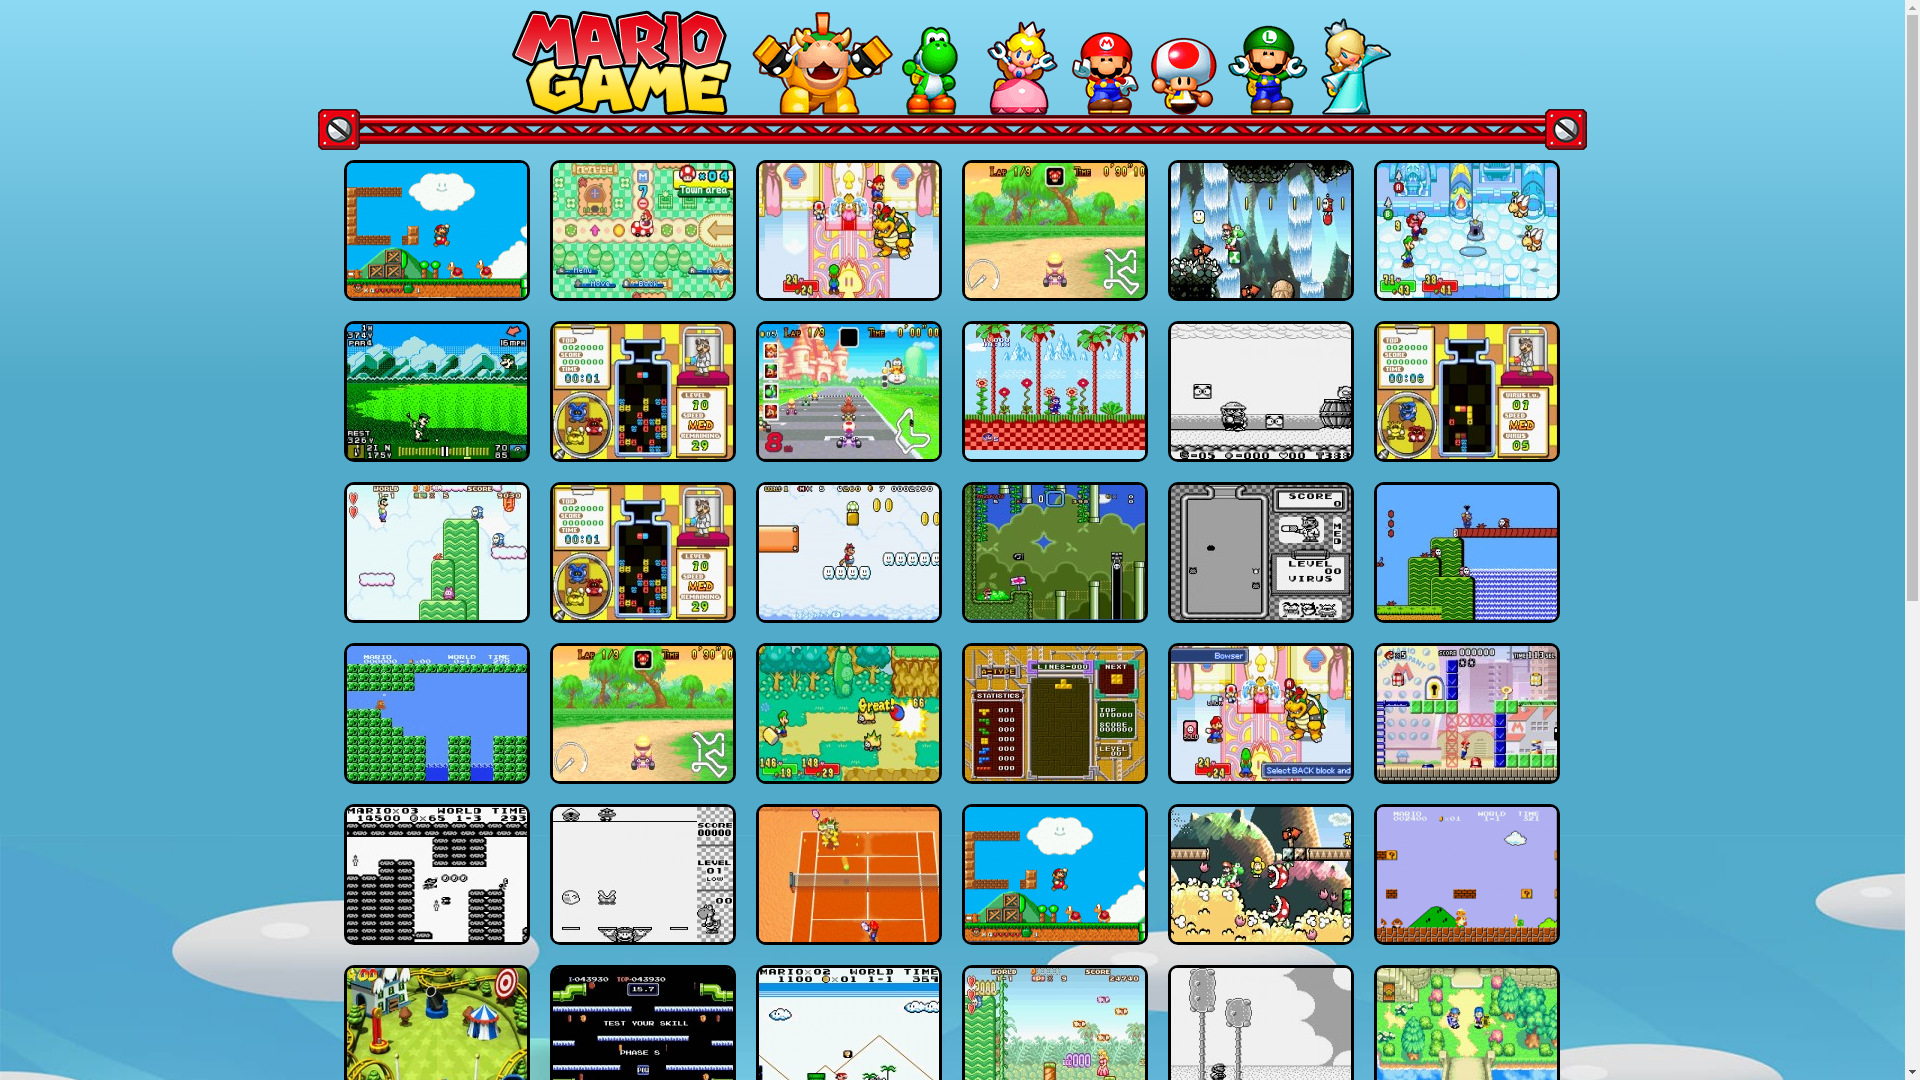  I want to click on 'Dr.Mario GameBoy', so click(1260, 550).